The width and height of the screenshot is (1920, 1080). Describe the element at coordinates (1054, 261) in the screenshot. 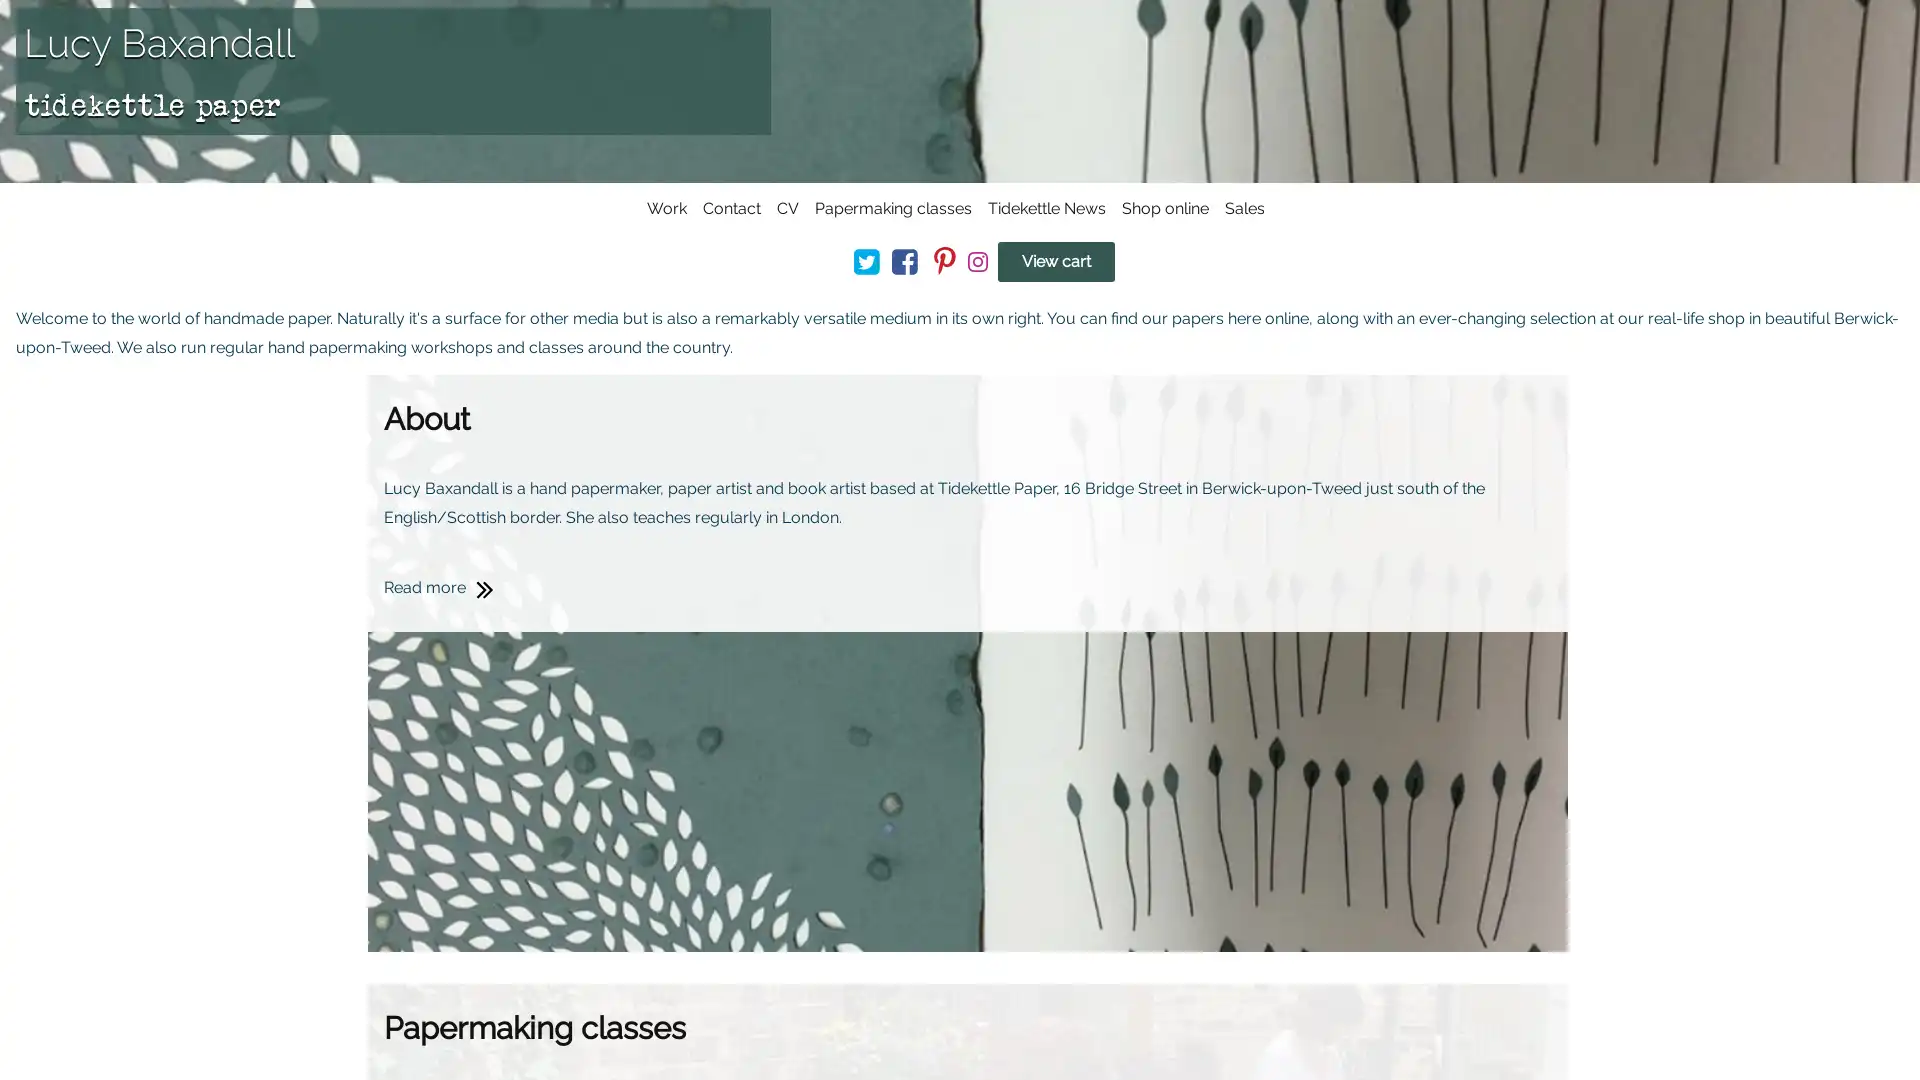

I see `View cart` at that location.